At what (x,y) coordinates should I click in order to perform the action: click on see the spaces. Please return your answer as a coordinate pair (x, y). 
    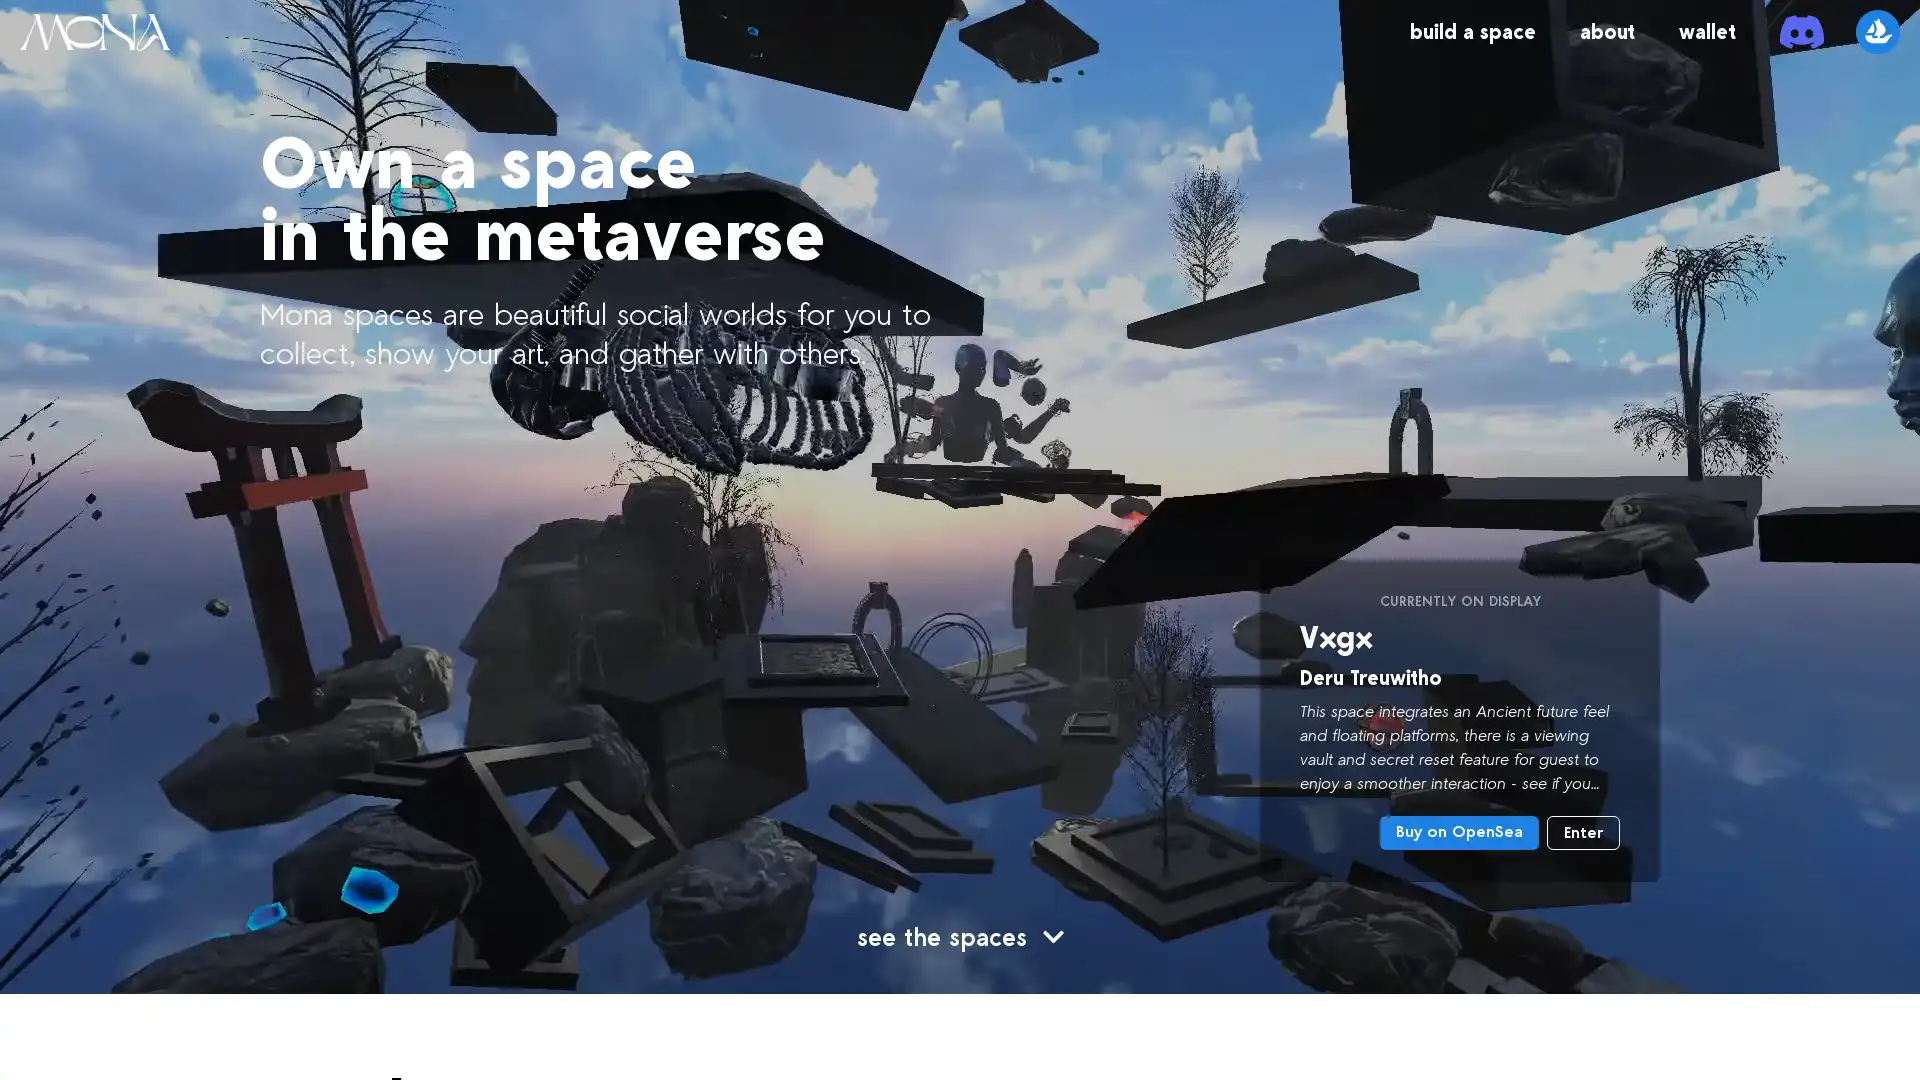
    Looking at the image, I should click on (958, 937).